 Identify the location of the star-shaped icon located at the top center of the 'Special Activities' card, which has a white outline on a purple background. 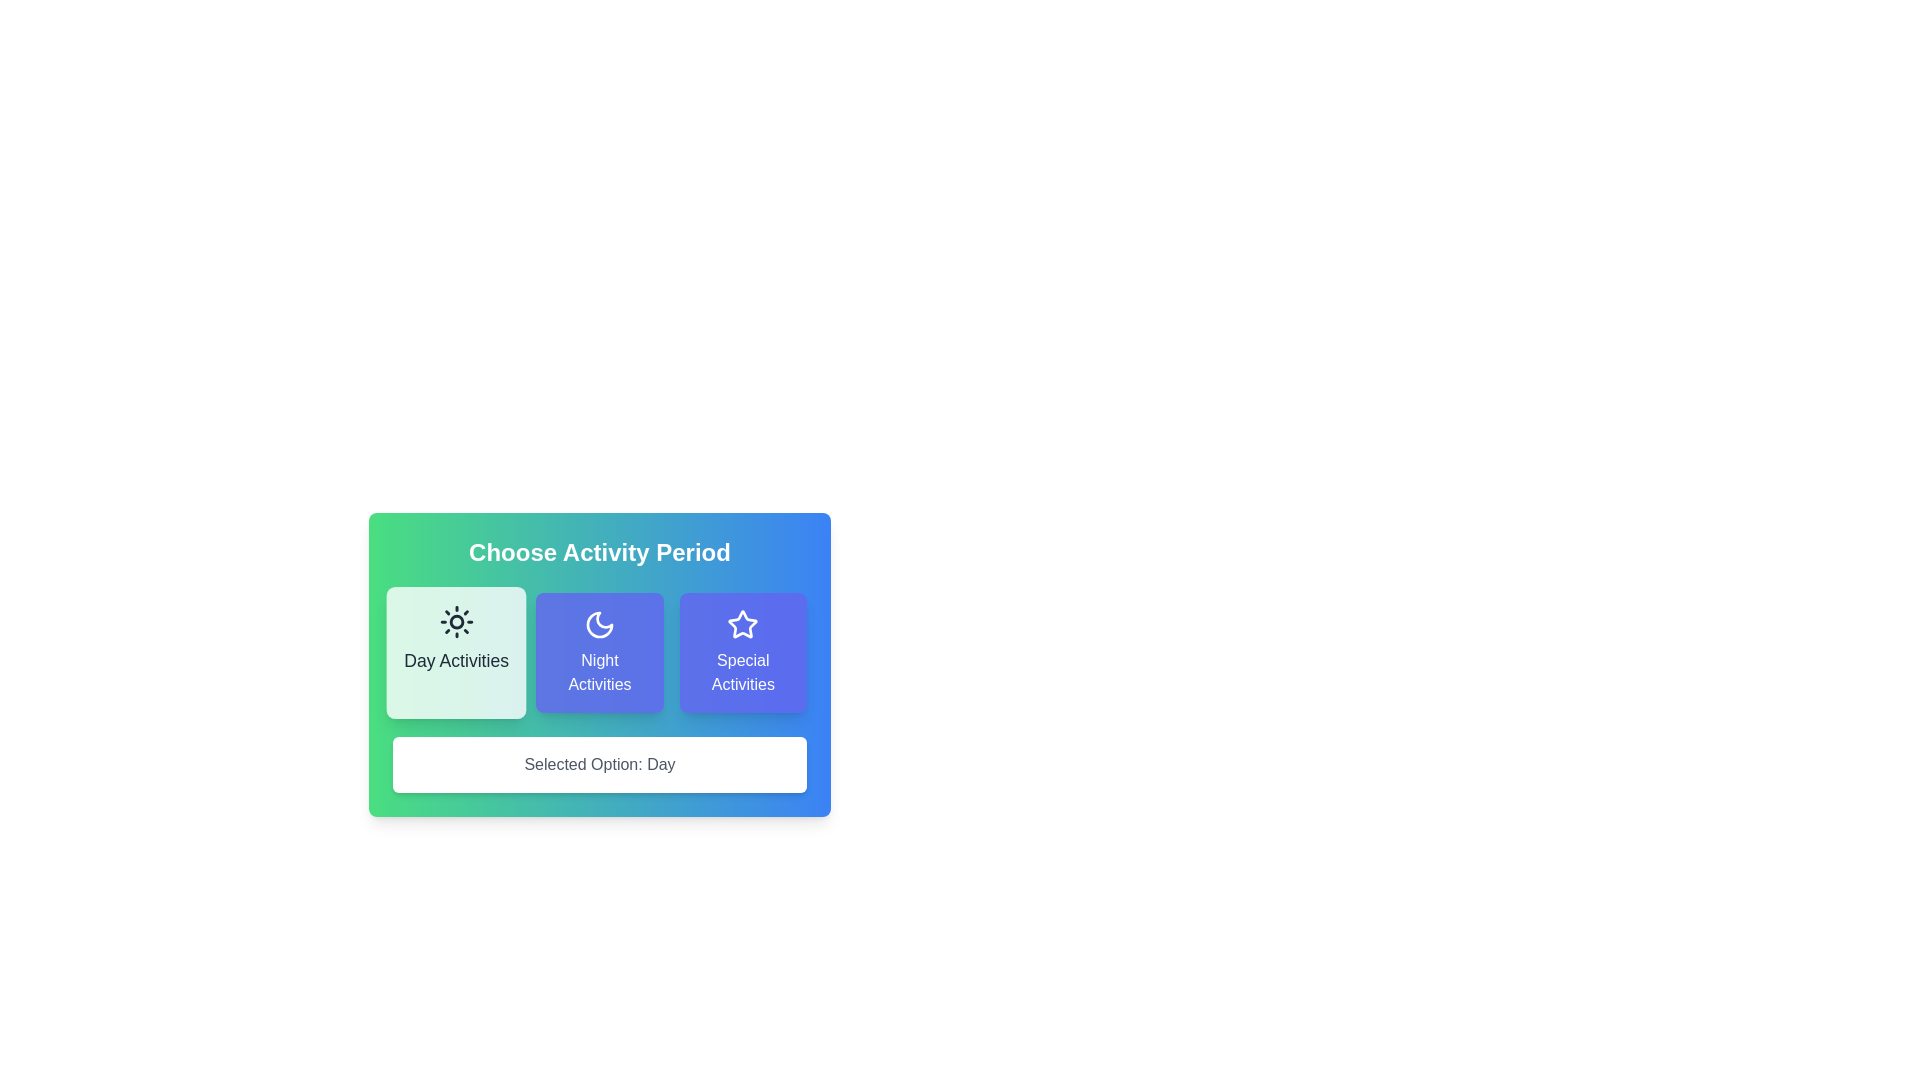
(742, 623).